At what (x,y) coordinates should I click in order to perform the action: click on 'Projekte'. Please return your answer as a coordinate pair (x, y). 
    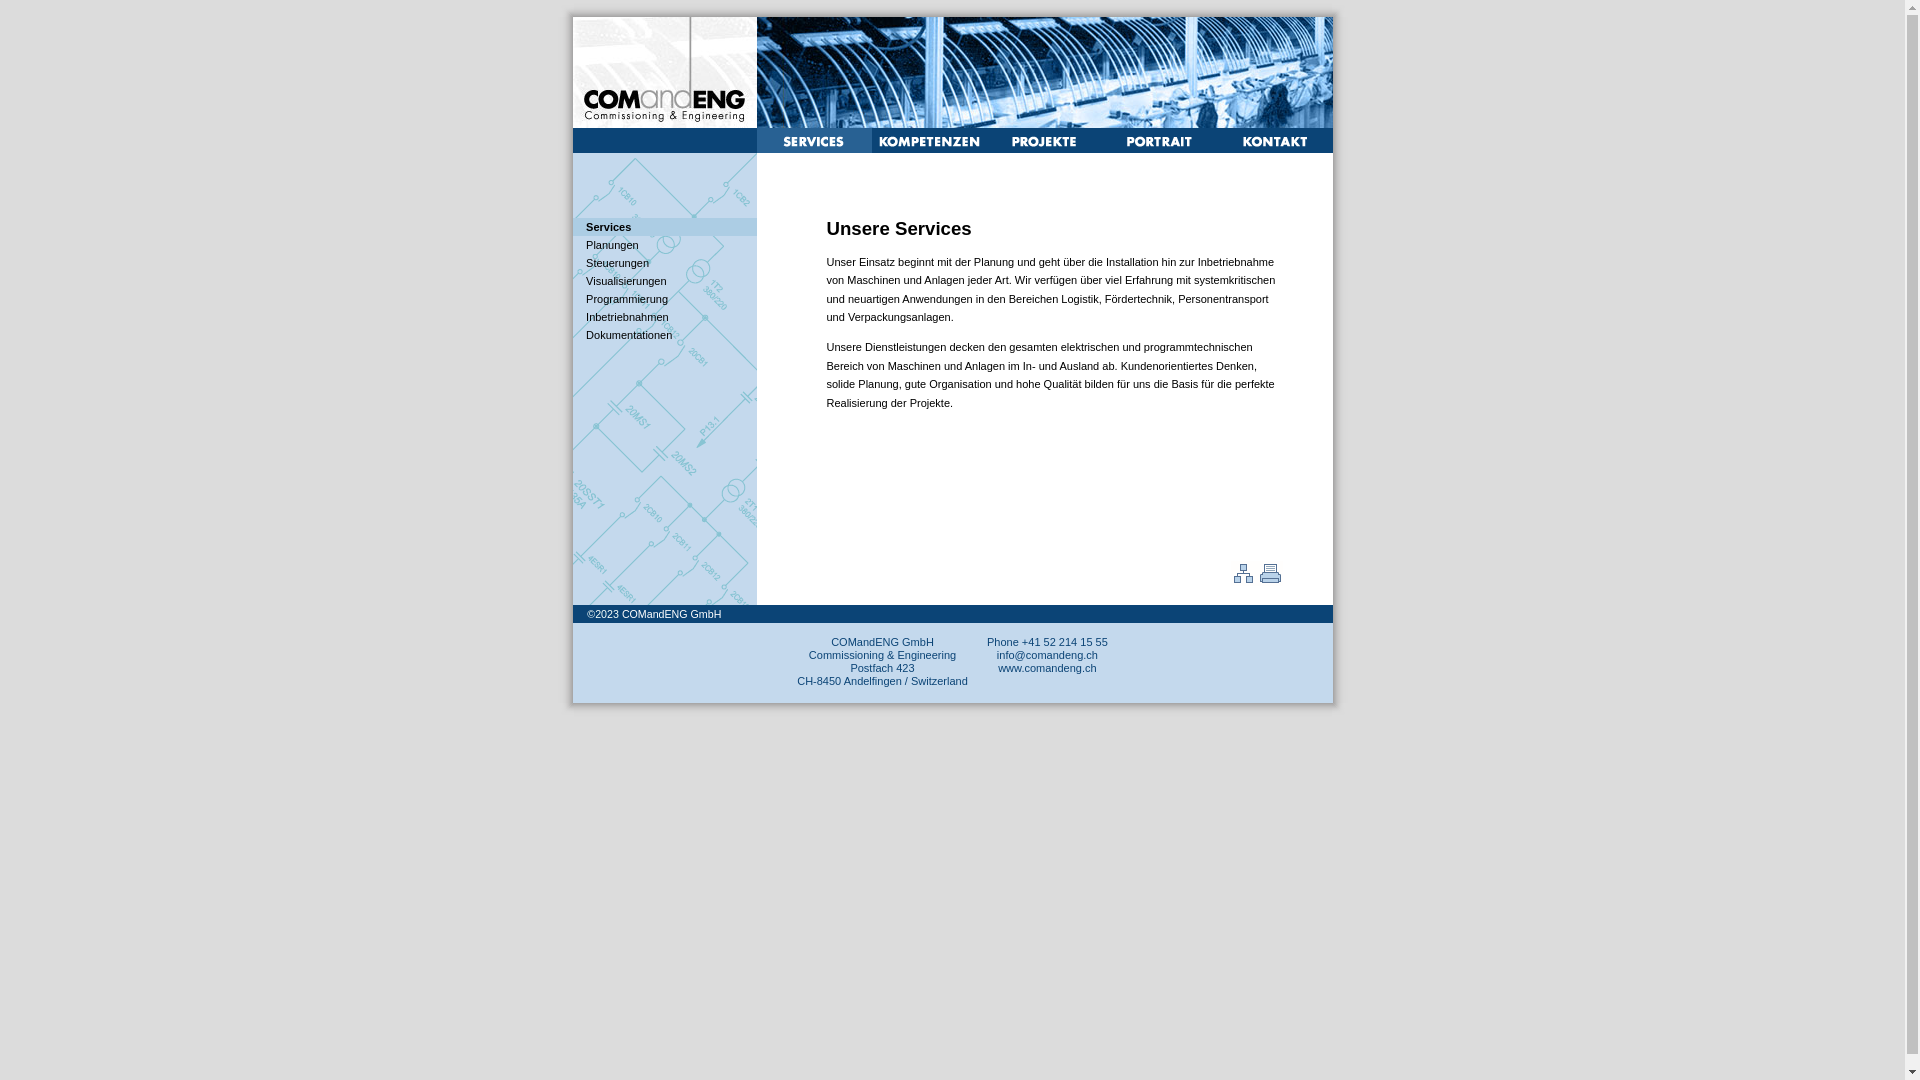
    Looking at the image, I should click on (1042, 148).